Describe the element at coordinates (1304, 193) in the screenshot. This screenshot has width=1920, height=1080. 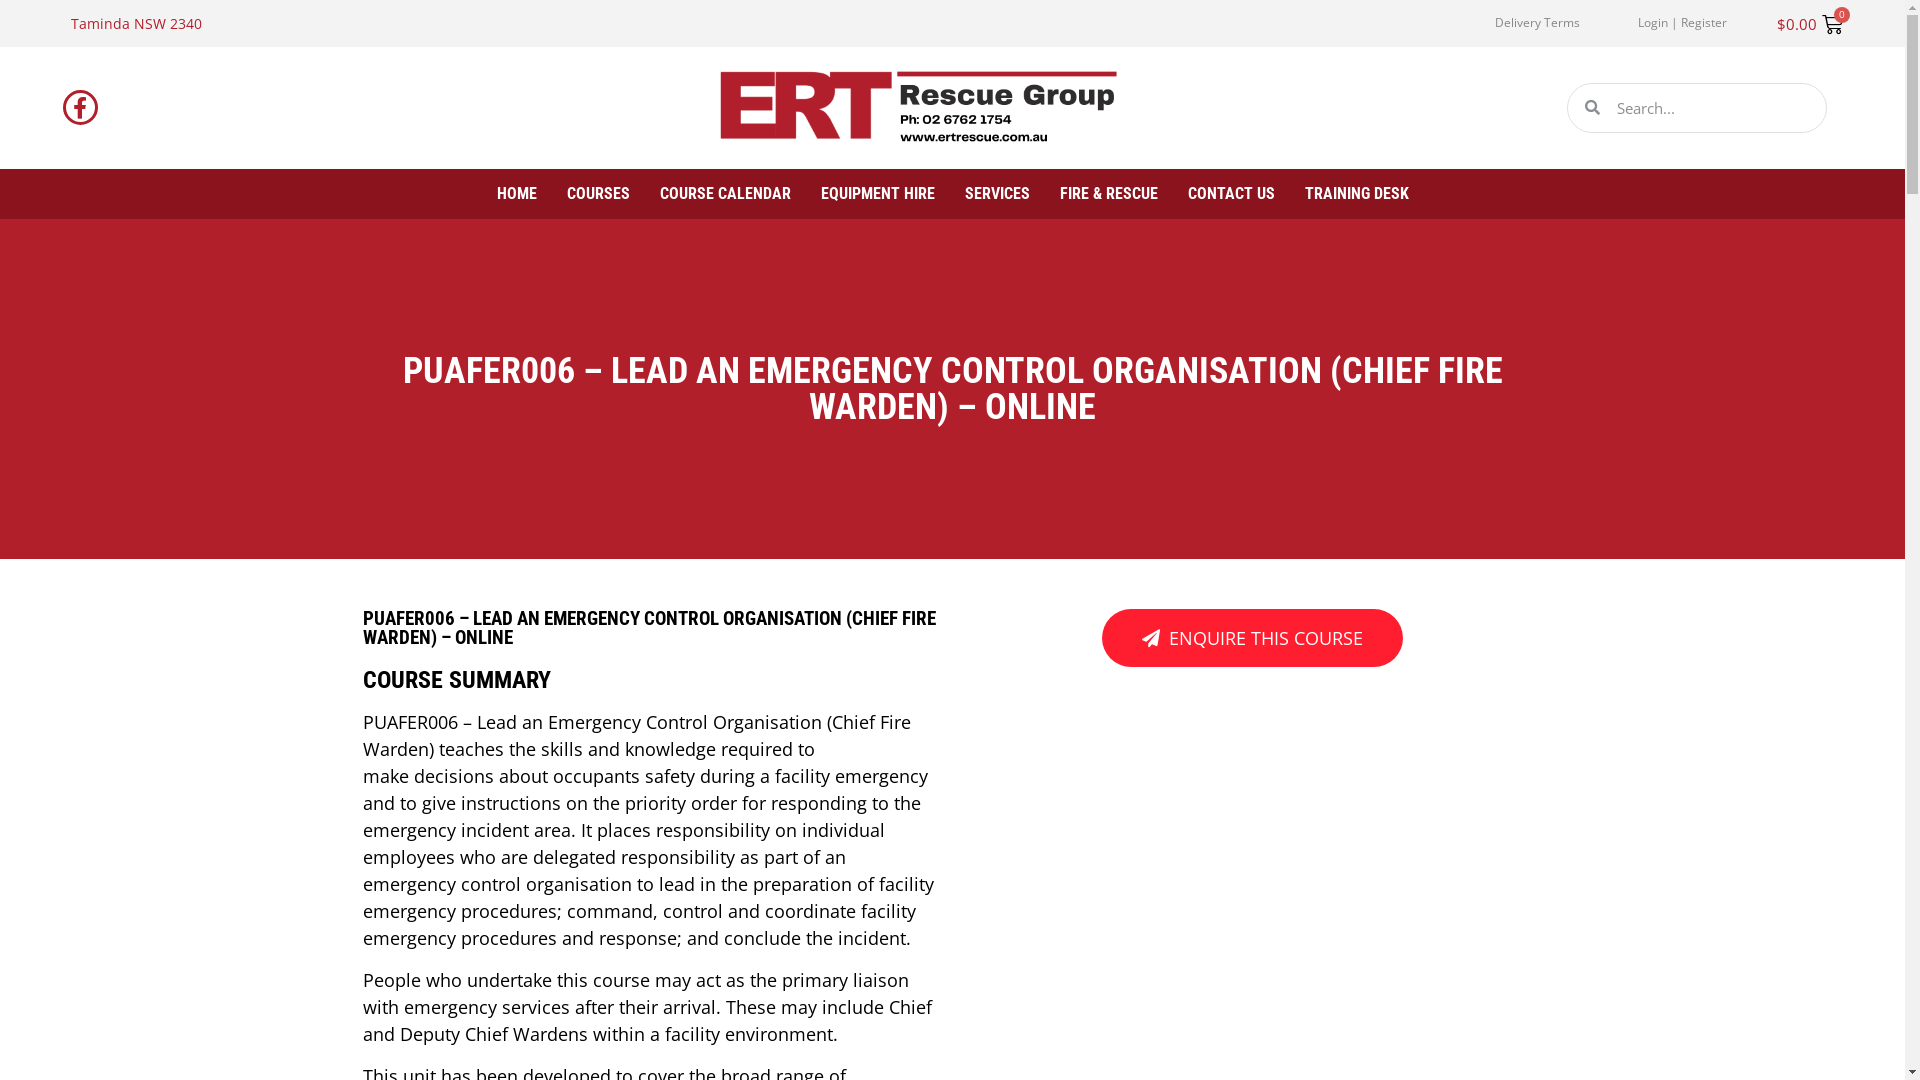
I see `'TRAINING DESK'` at that location.